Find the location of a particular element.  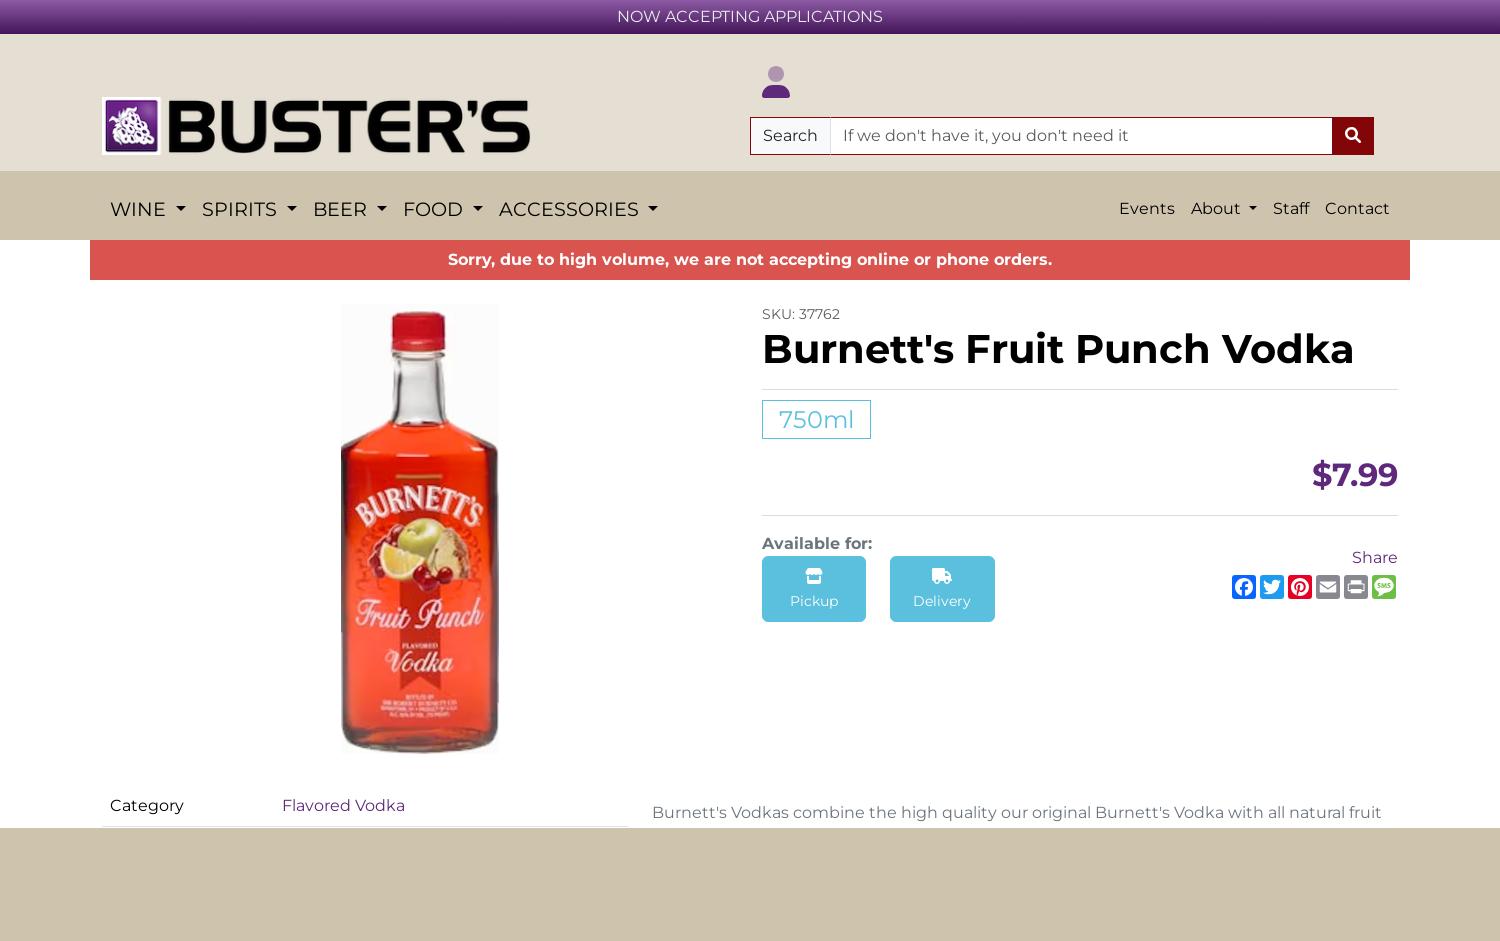

'Burnett's' is located at coordinates (317, 57).